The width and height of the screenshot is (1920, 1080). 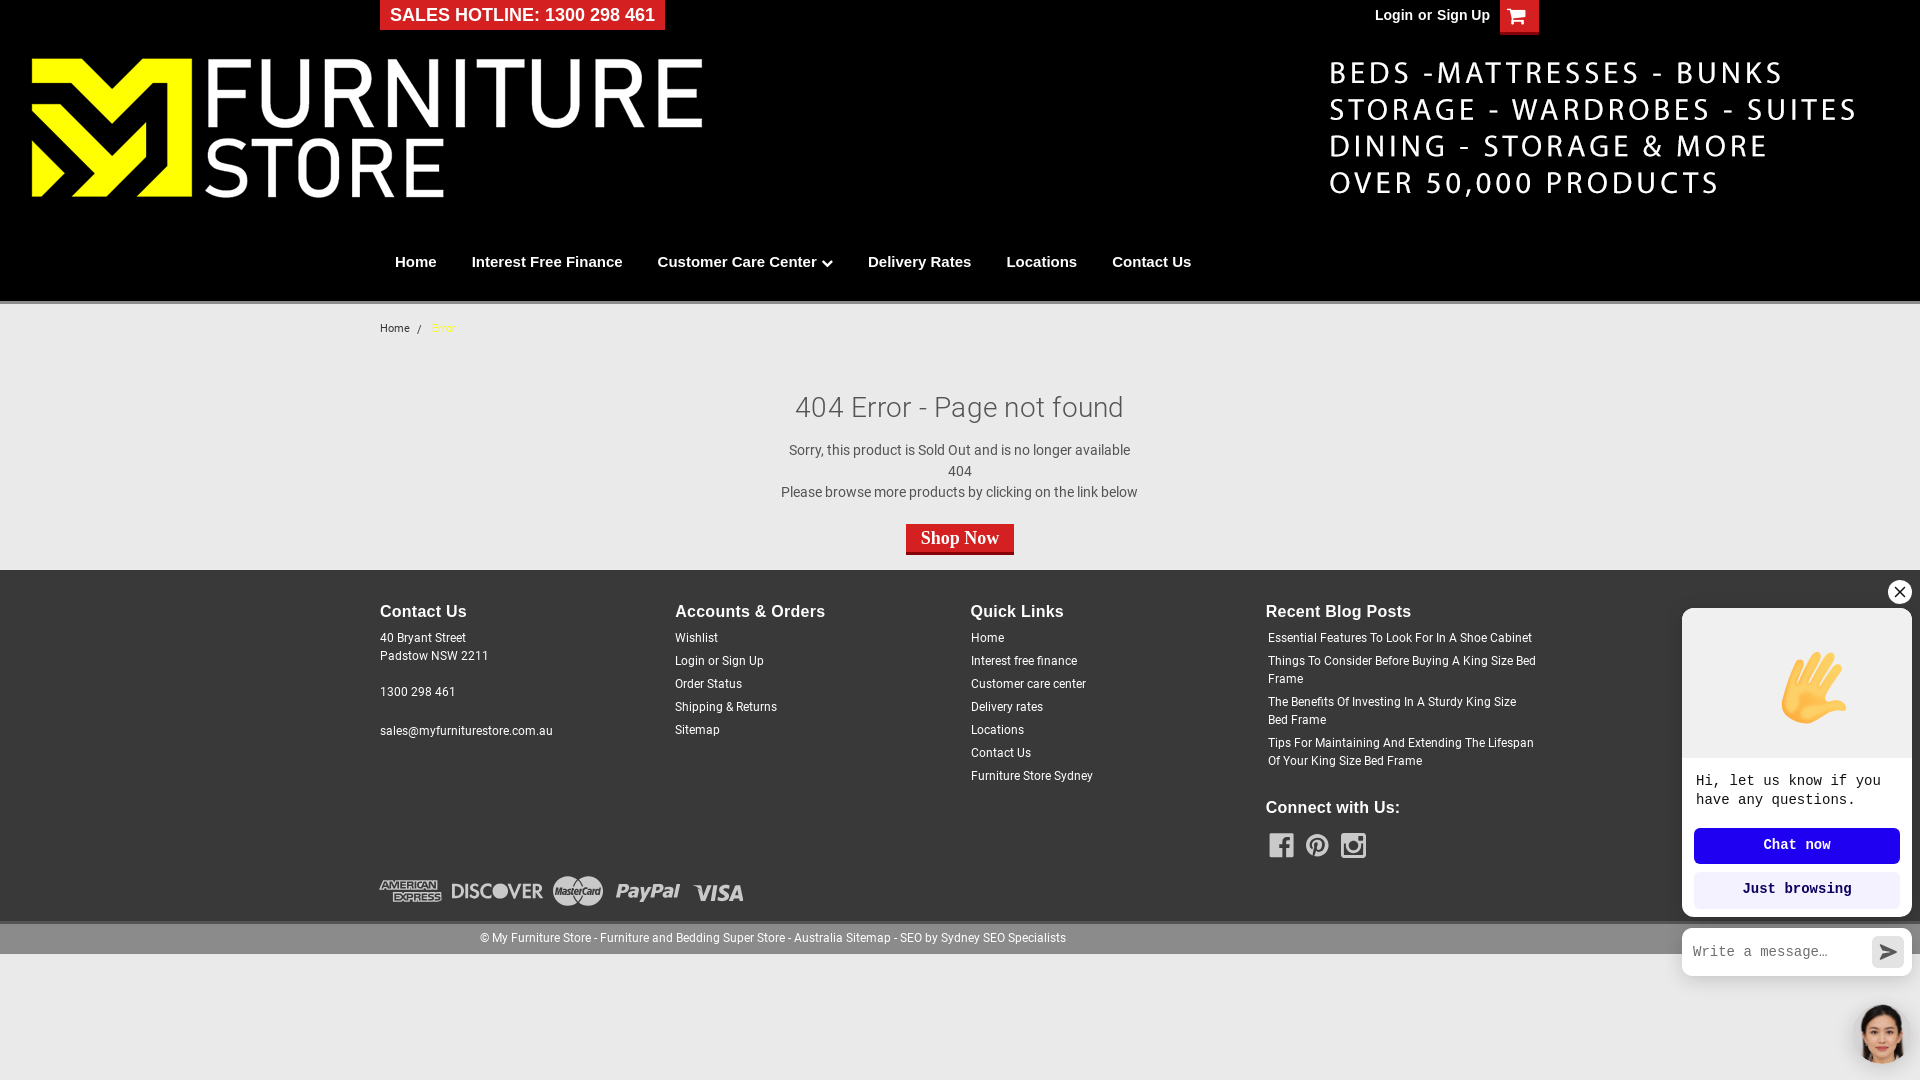 What do you see at coordinates (708, 682) in the screenshot?
I see `'Order Status'` at bounding box center [708, 682].